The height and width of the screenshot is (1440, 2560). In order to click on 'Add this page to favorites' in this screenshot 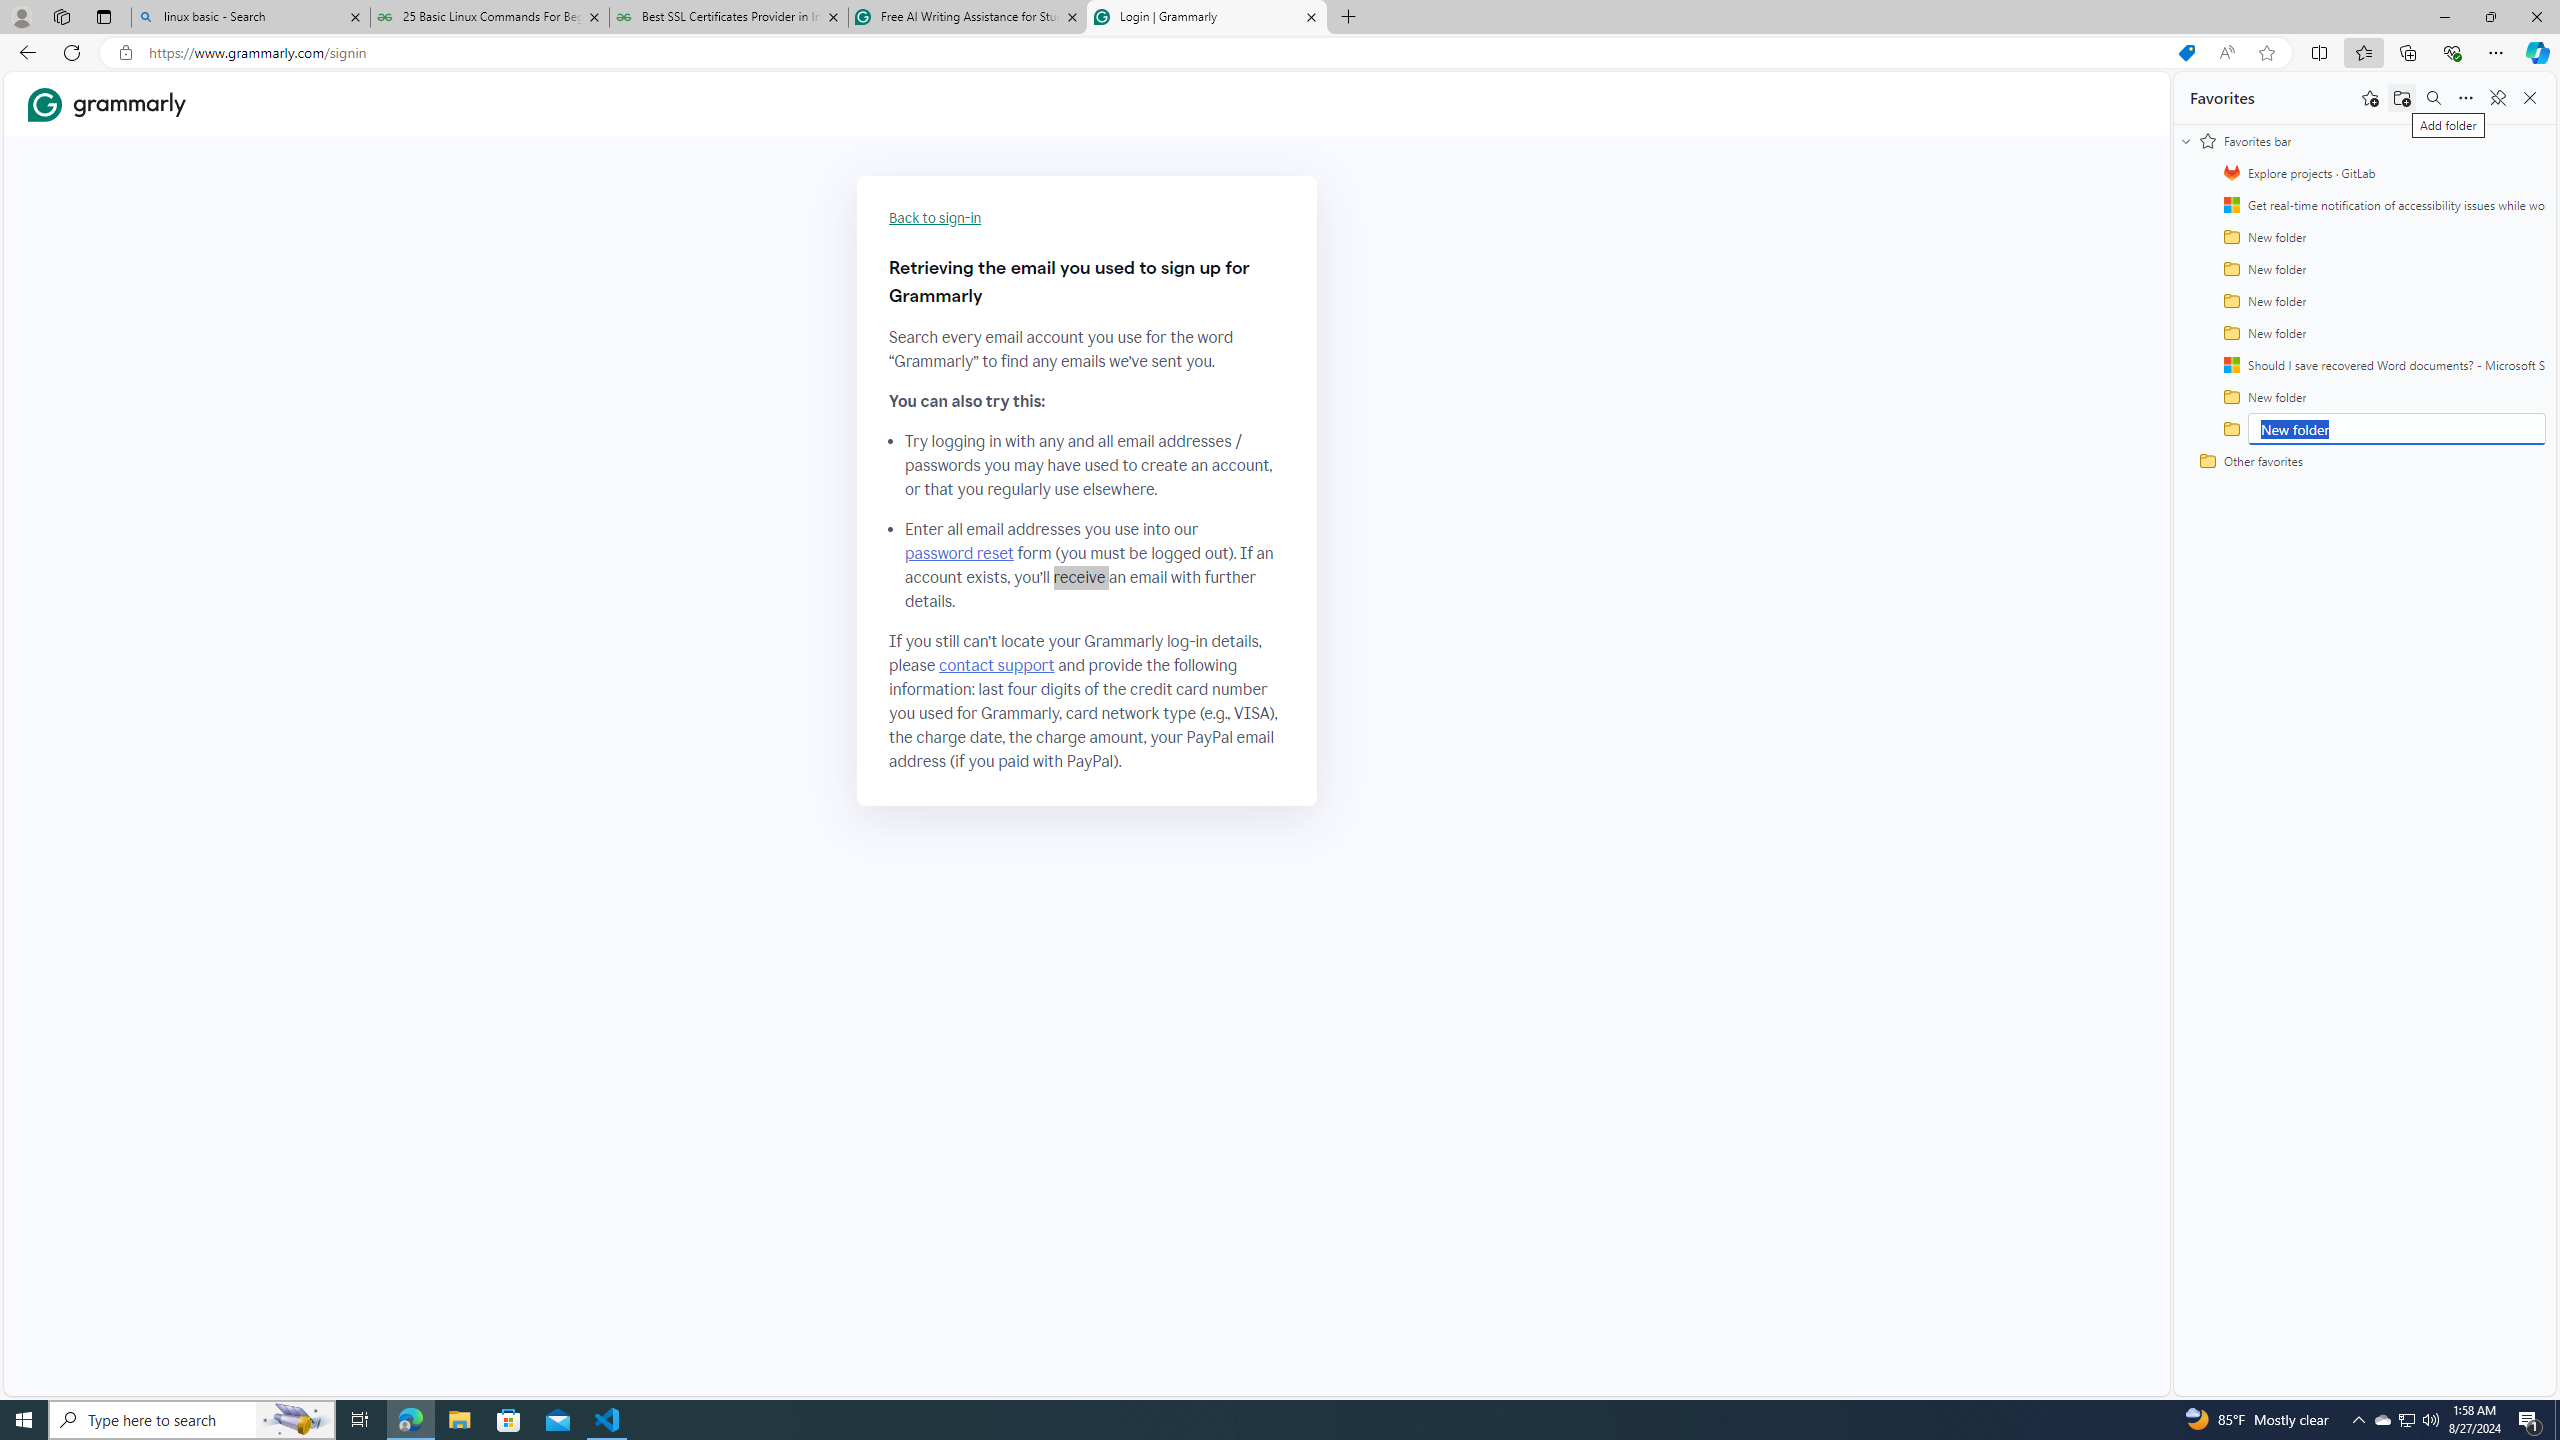, I will do `click(2368, 96)`.